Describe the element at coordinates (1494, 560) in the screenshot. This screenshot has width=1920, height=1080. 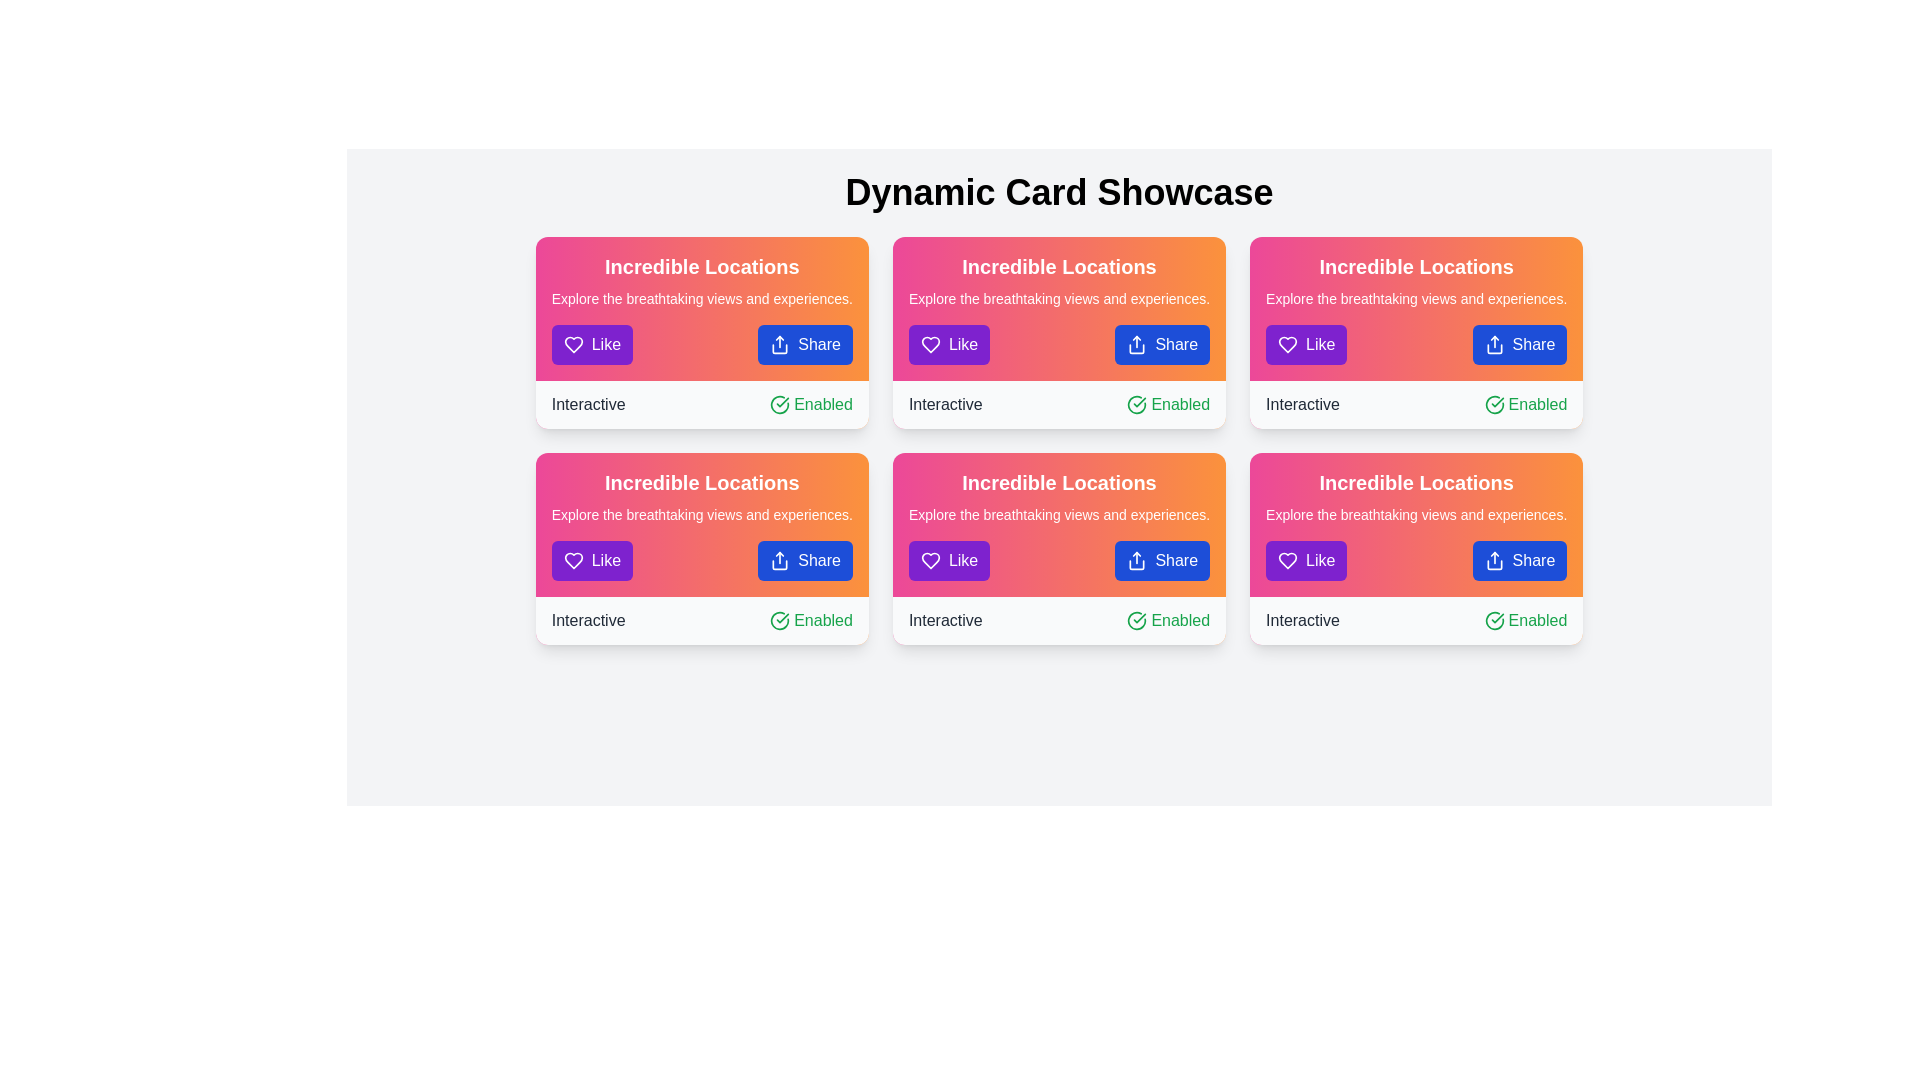
I see `the 'Share' button icon located in the bottom right of the card in the second row and third column of the grid layout` at that location.